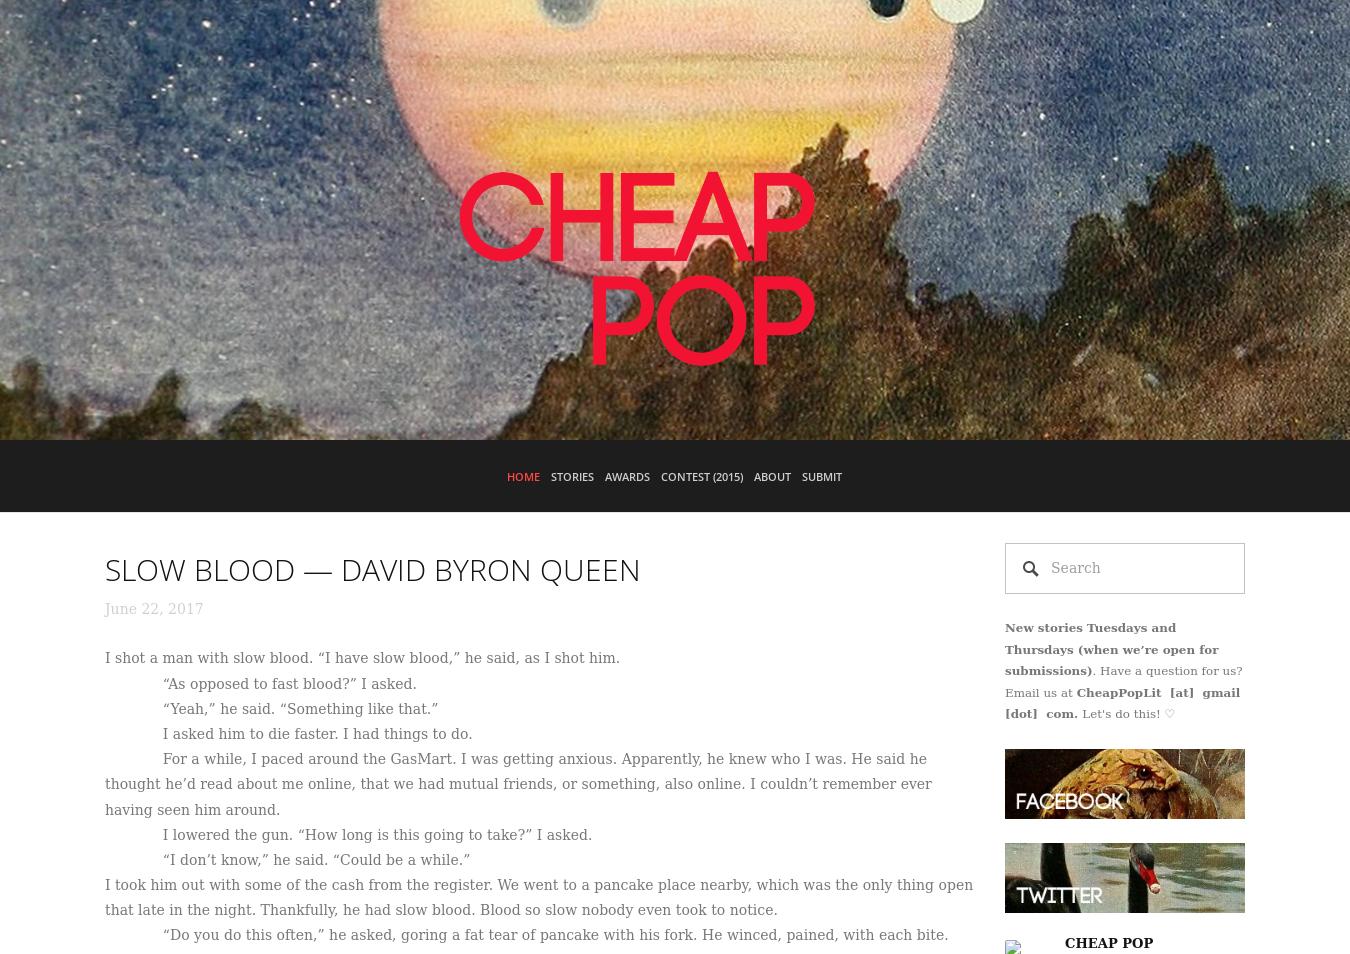 The width and height of the screenshot is (1350, 954). I want to click on 'Stories', so click(572, 475).